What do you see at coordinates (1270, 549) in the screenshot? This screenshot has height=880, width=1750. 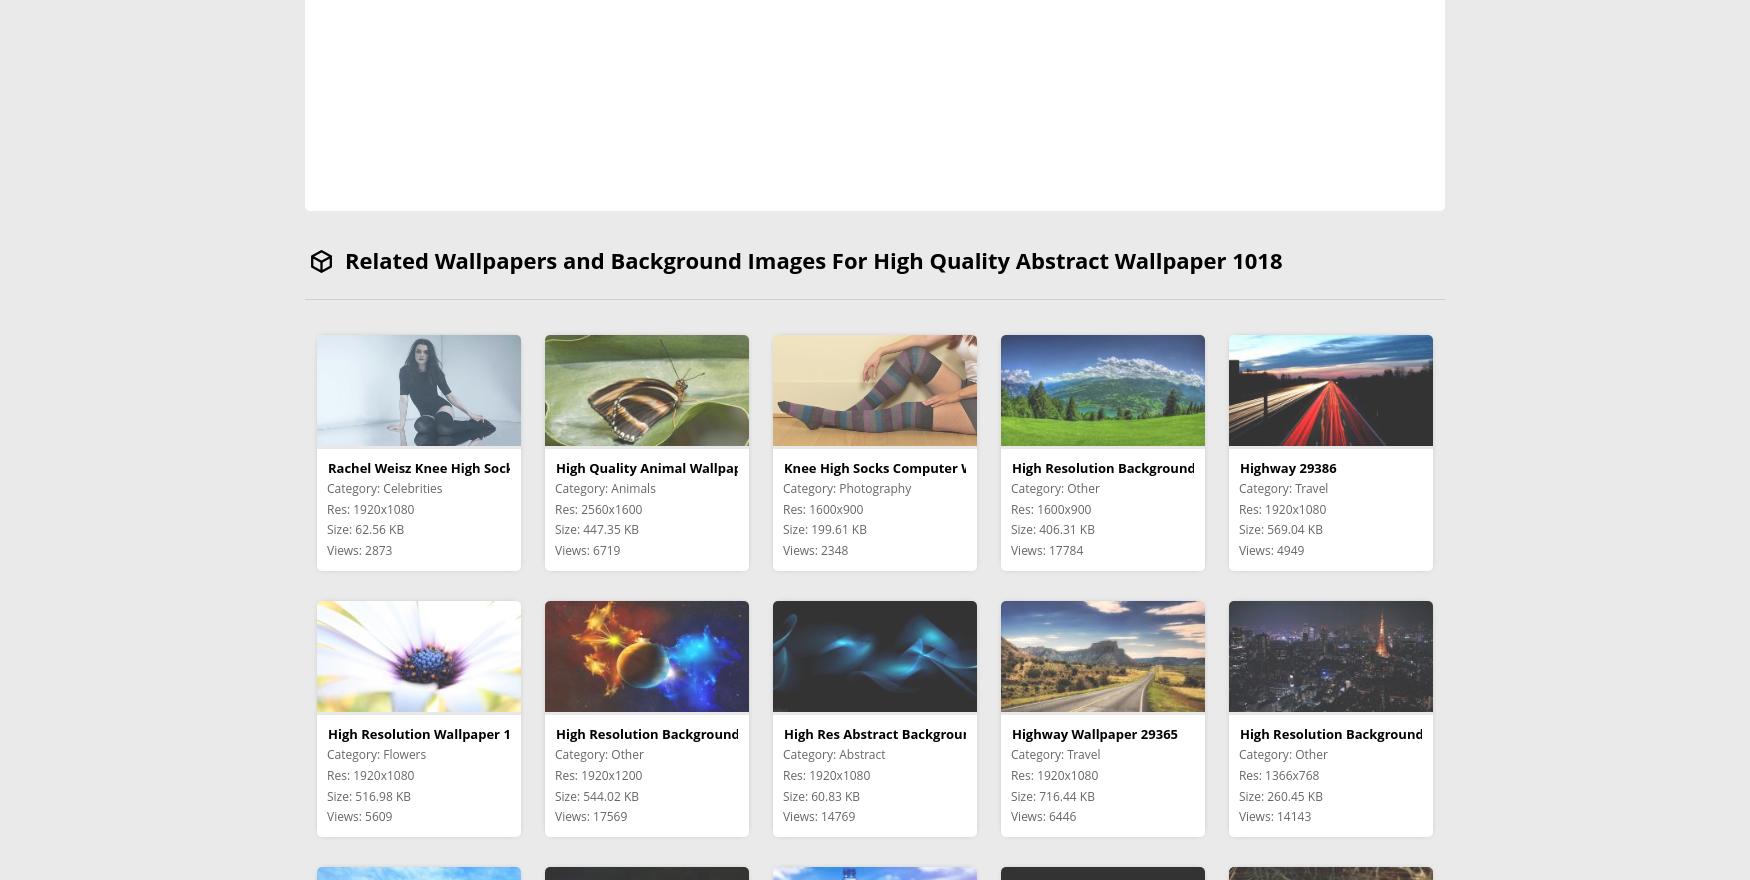 I see `'Views: 4949'` at bounding box center [1270, 549].